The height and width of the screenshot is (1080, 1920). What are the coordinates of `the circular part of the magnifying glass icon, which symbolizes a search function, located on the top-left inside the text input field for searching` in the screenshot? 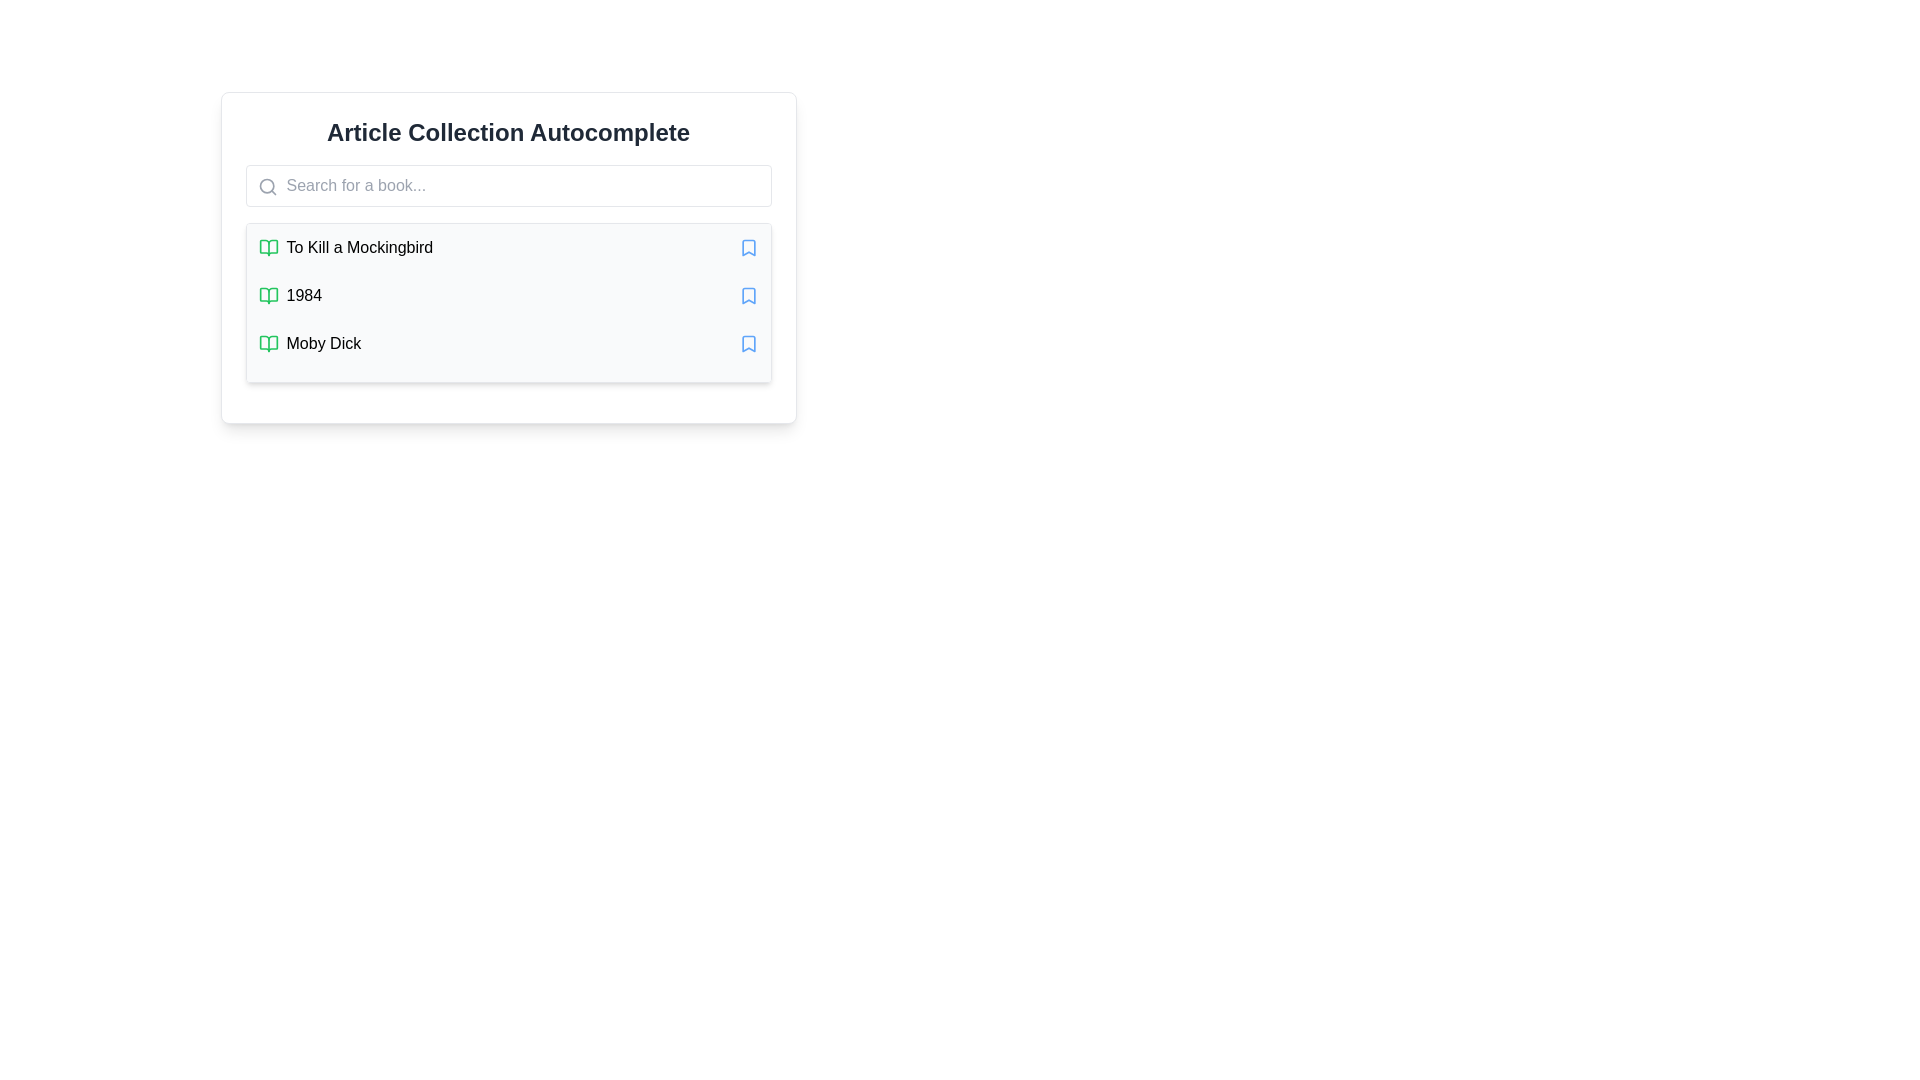 It's located at (265, 186).